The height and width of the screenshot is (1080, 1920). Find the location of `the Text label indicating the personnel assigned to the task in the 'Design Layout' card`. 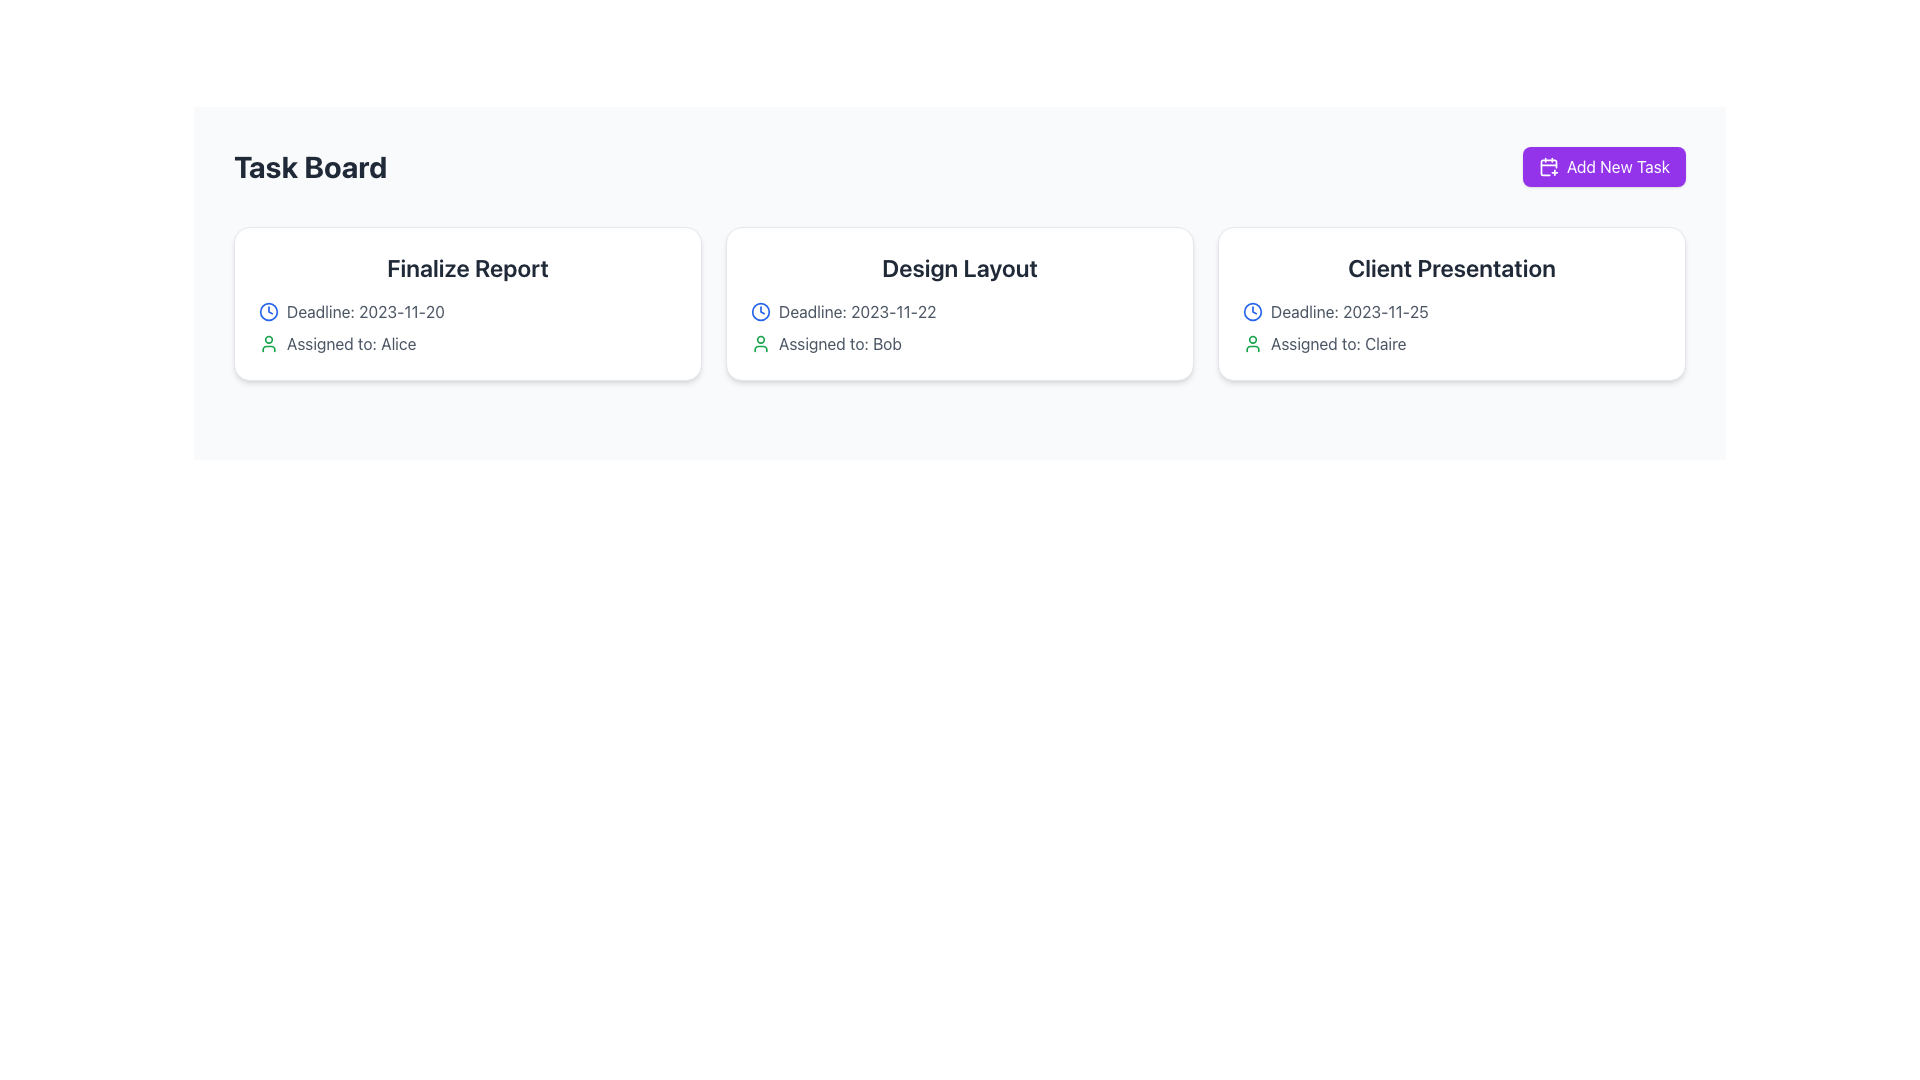

the Text label indicating the personnel assigned to the task in the 'Design Layout' card is located at coordinates (840, 342).